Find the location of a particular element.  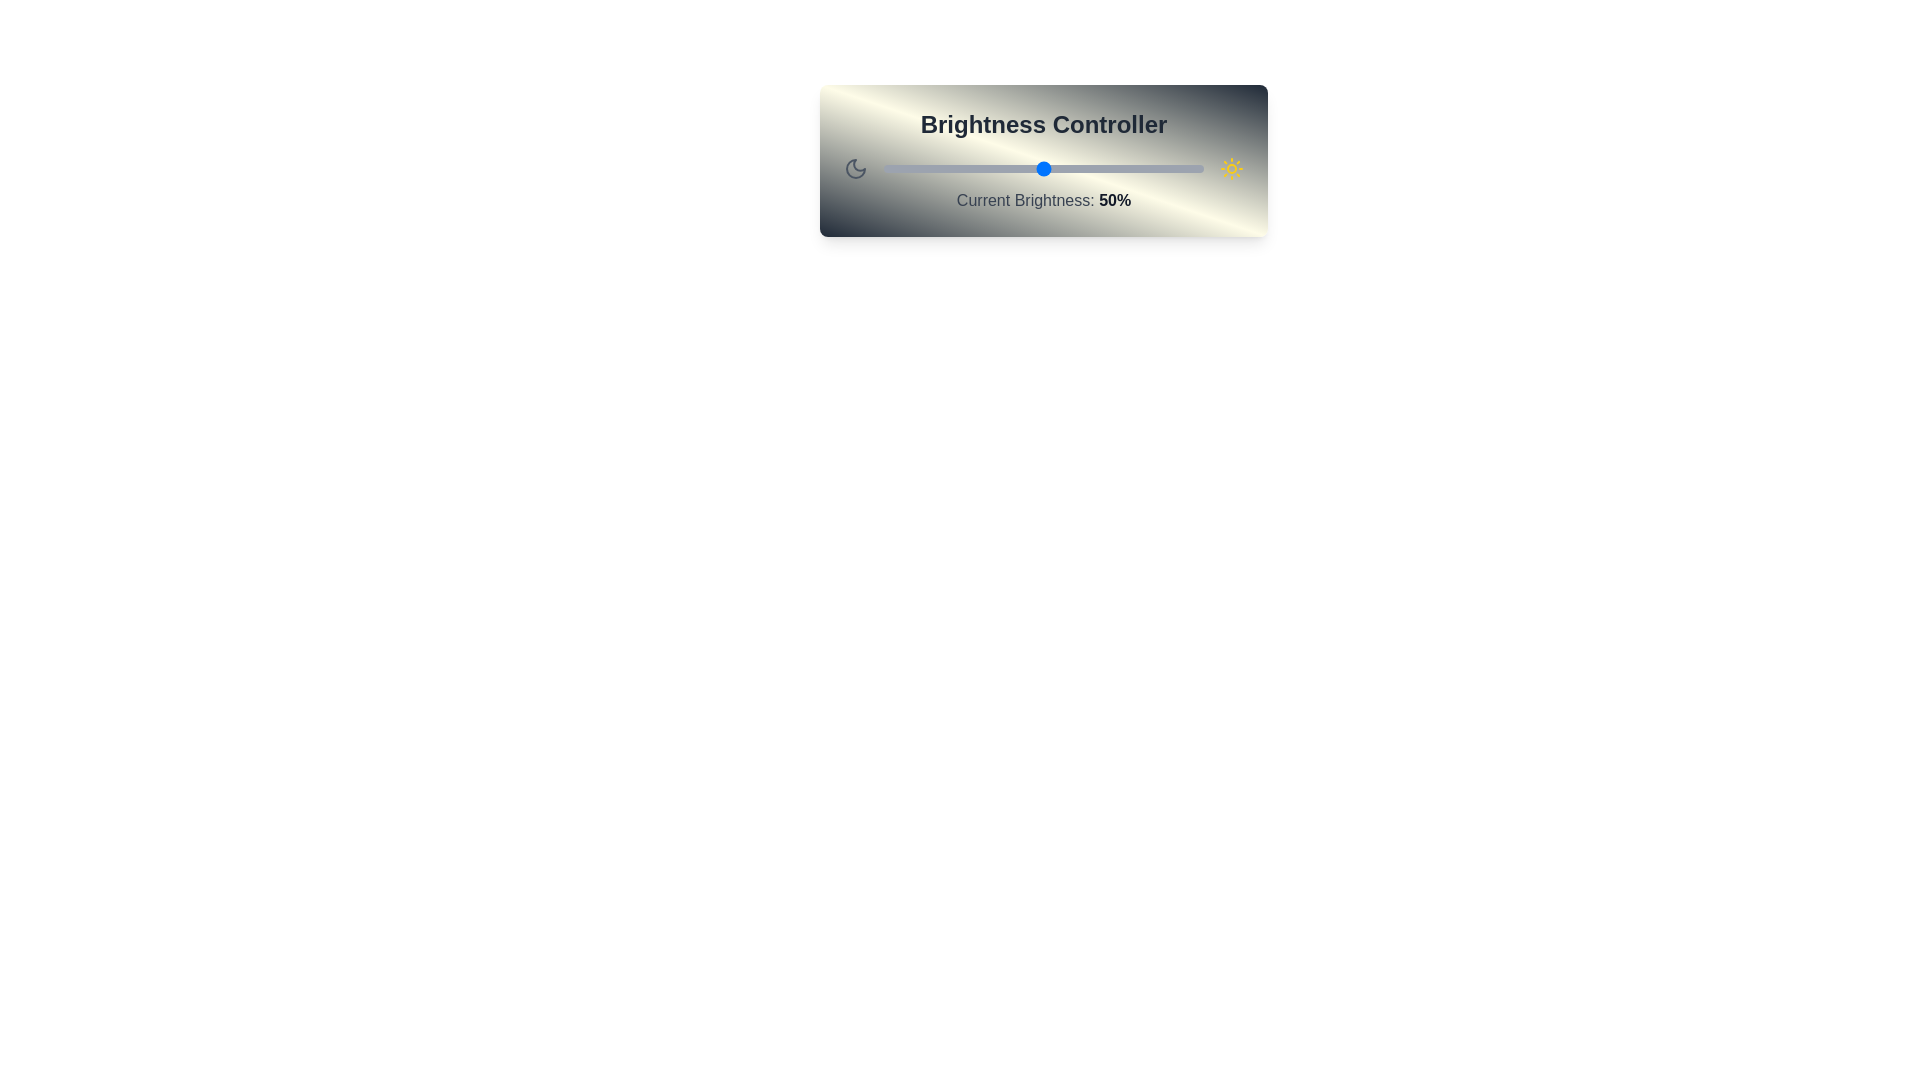

the brightness slider to 90% is located at coordinates (1171, 168).